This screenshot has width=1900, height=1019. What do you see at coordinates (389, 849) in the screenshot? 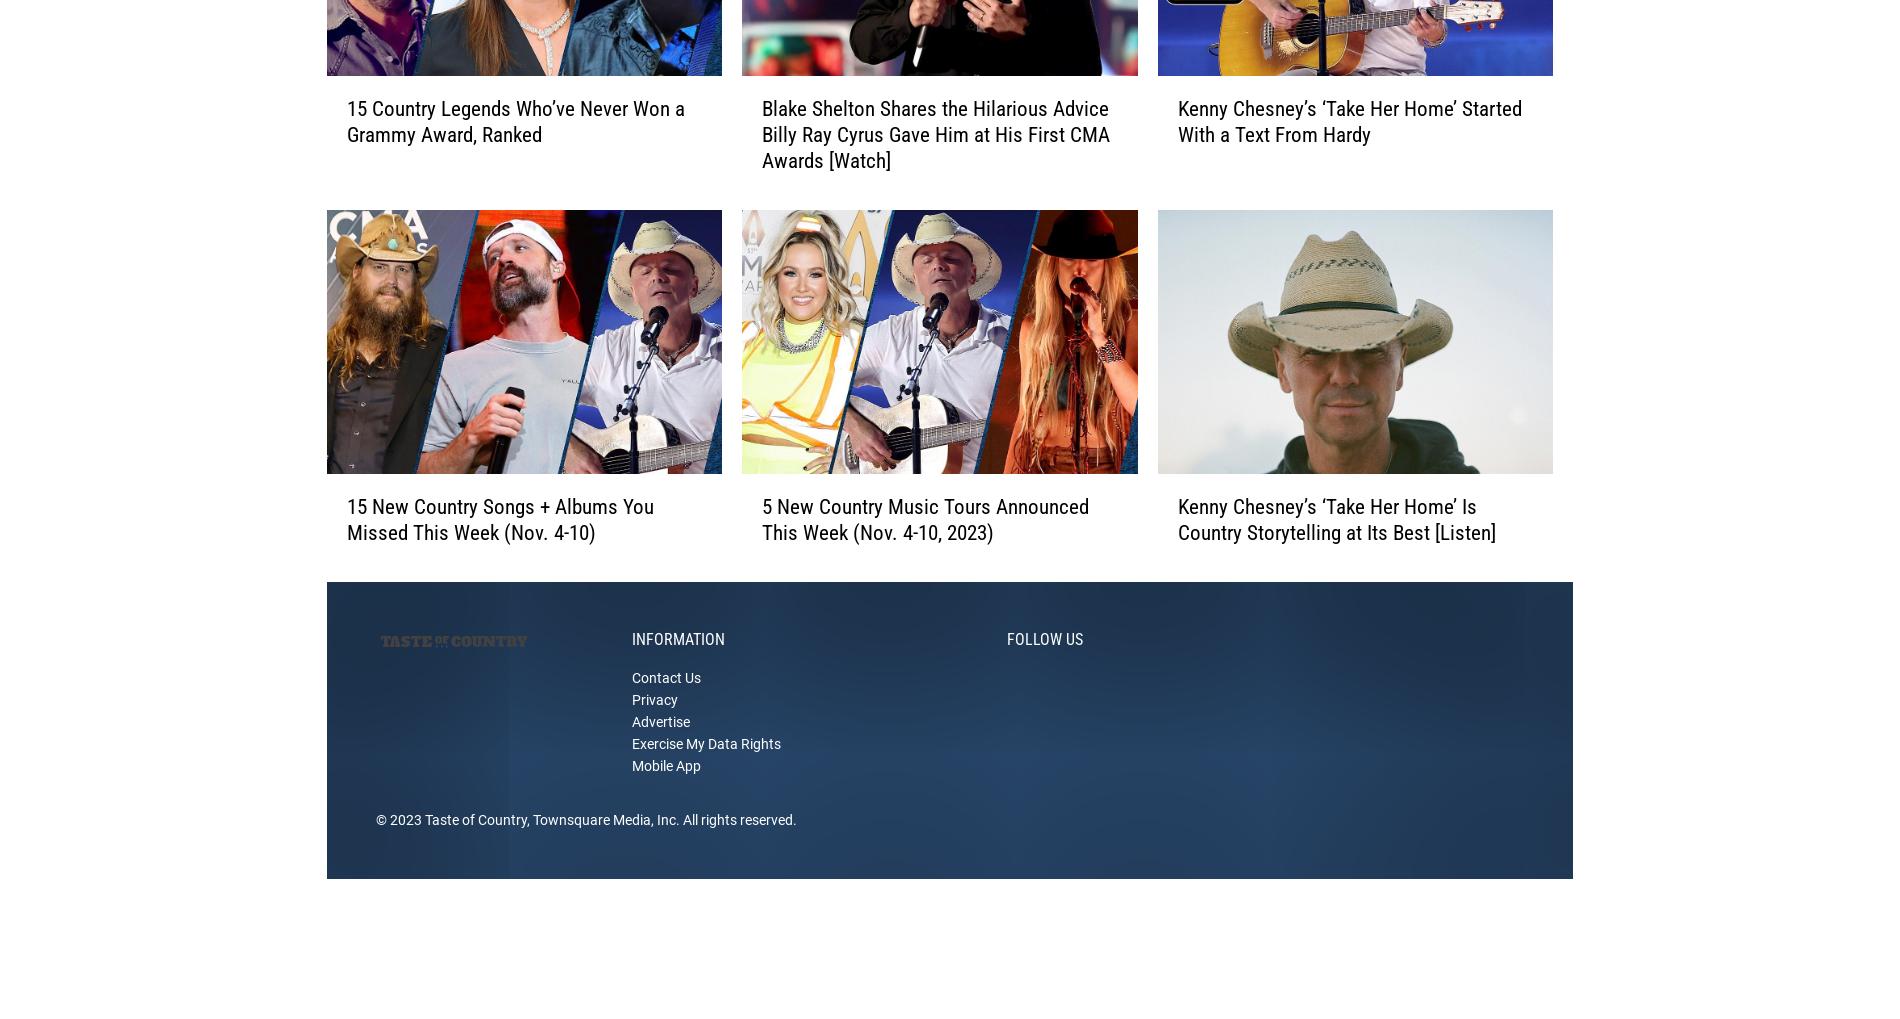
I see `'2023'` at bounding box center [389, 849].